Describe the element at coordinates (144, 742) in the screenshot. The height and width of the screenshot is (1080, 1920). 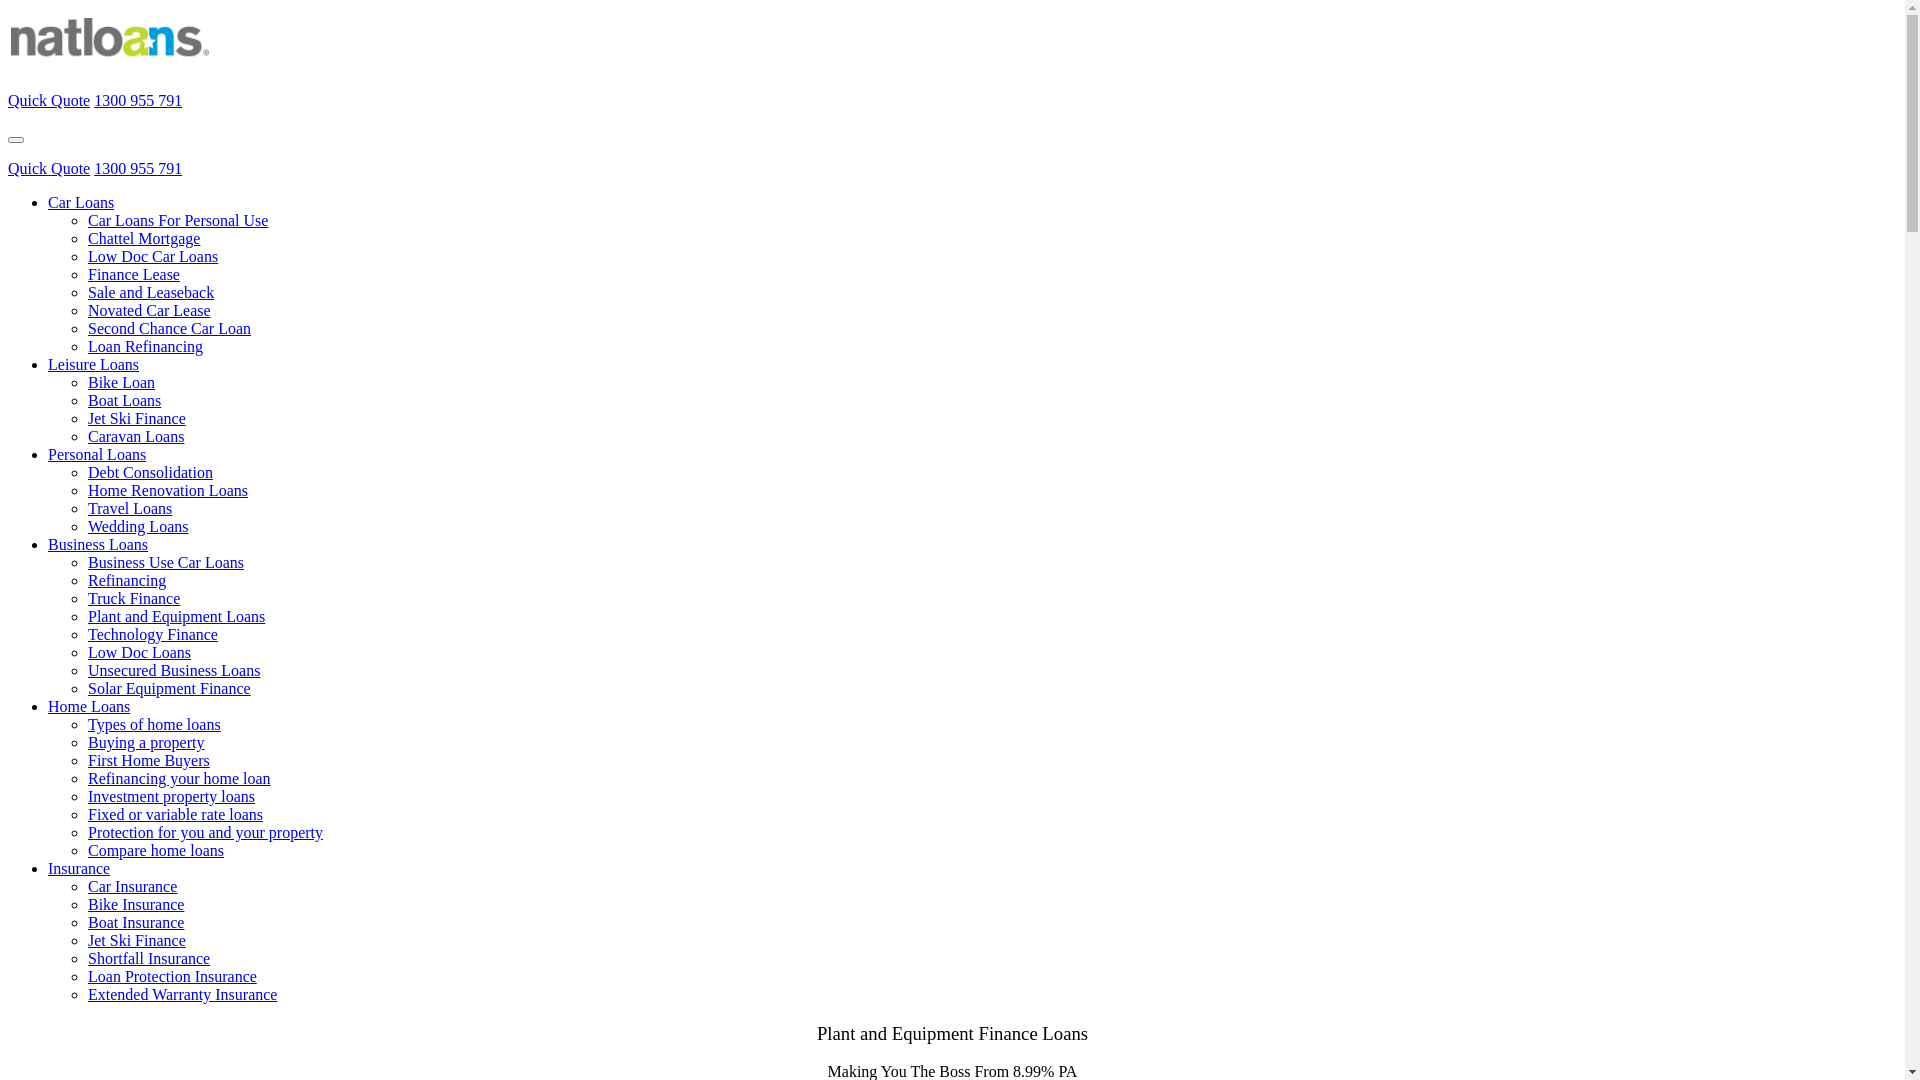
I see `'Buying a property'` at that location.